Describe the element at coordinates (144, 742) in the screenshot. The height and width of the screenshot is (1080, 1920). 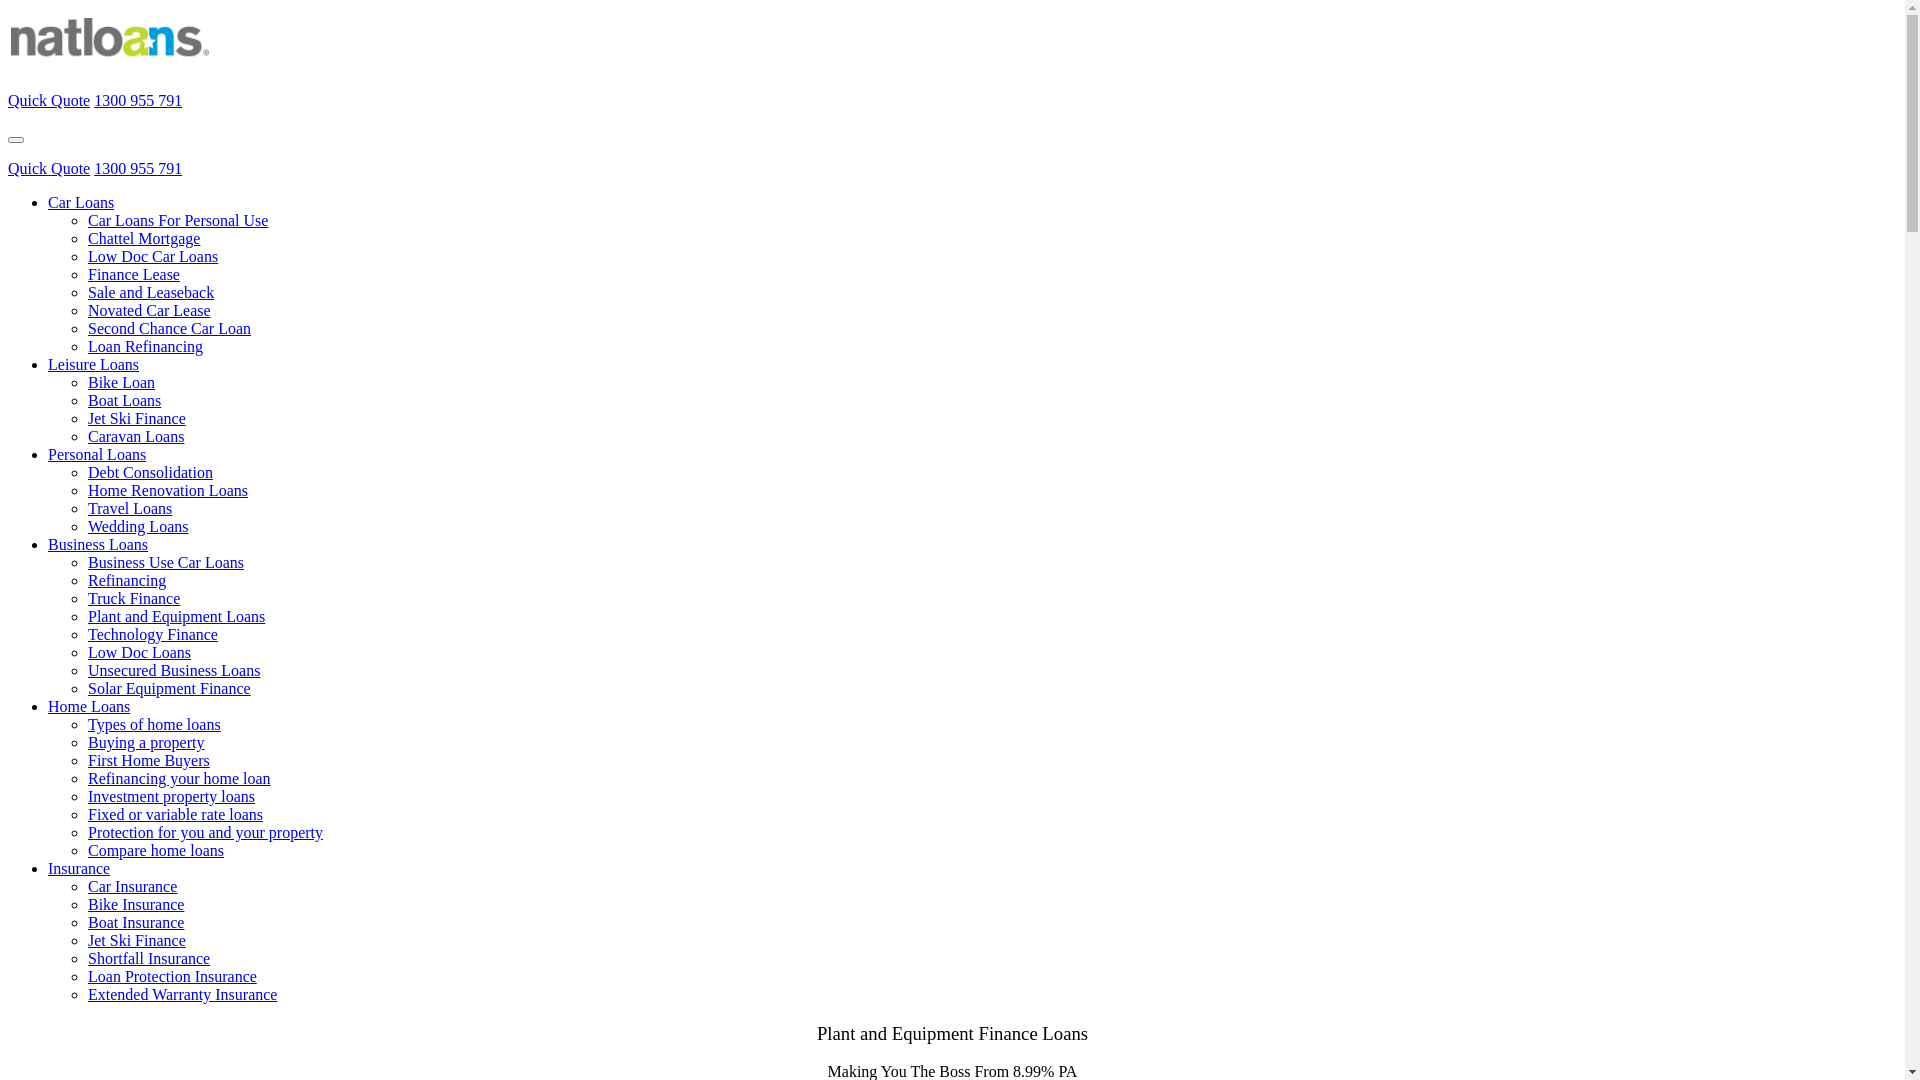
I see `'Buying a property'` at that location.